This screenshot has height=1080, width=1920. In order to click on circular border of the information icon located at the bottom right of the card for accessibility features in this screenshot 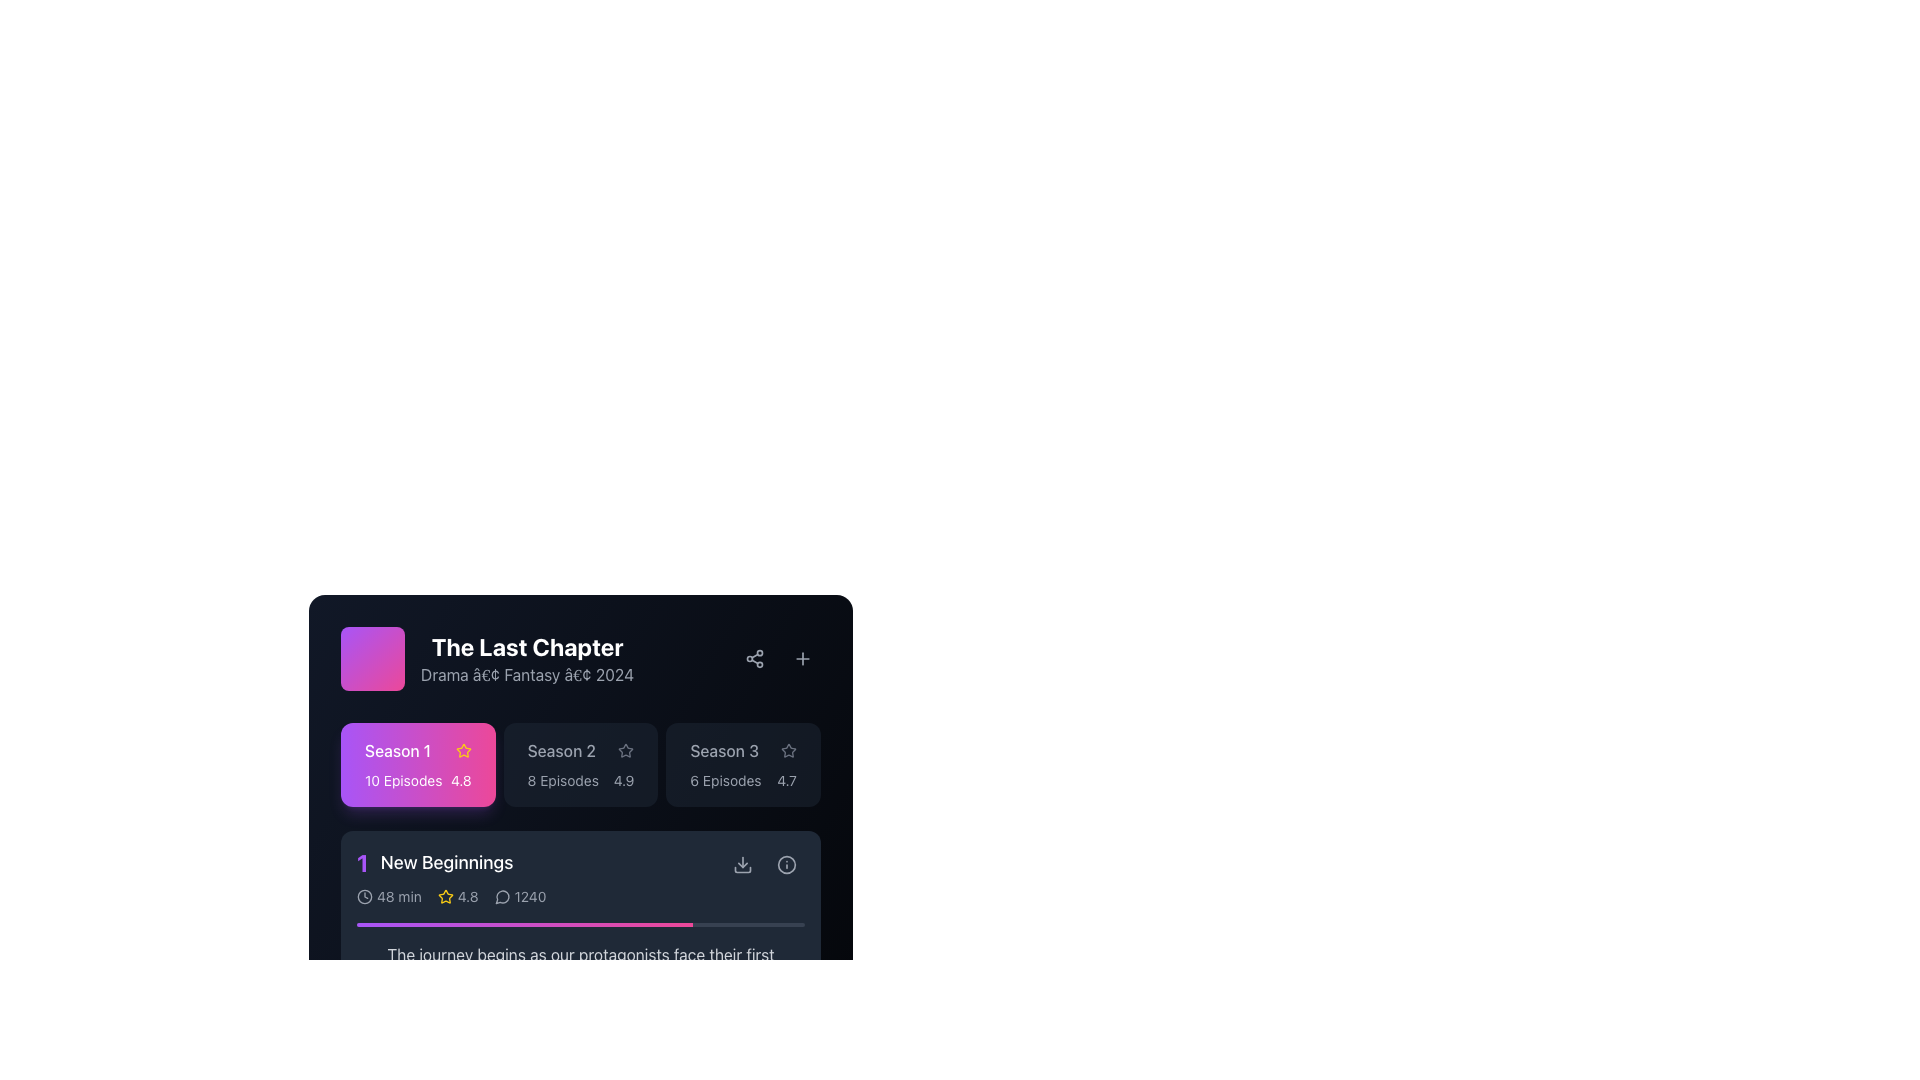, I will do `click(786, 863)`.